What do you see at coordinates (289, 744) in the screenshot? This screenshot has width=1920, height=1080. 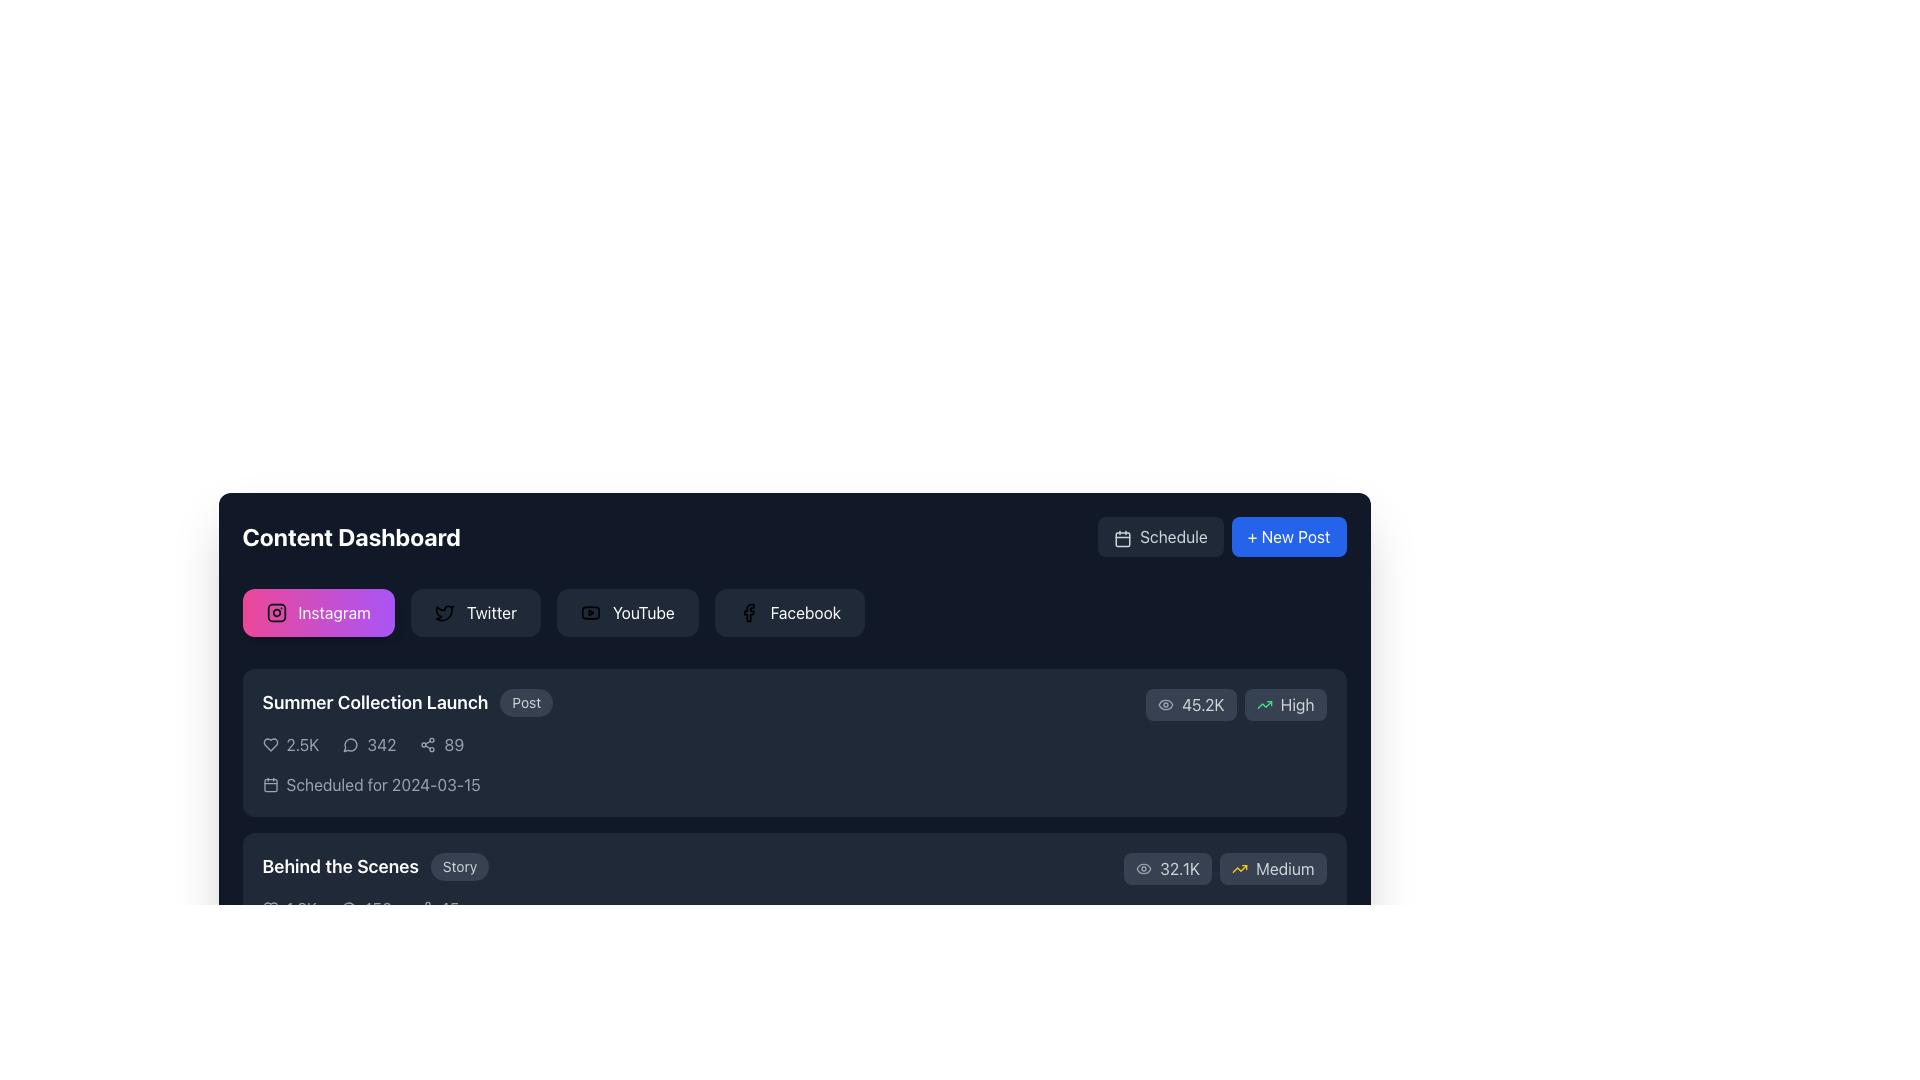 I see `the text '2.5K' styled in gray color with an adjacent heart icon, which is the first component beneath the 'Summer Collection Launch' post` at bounding box center [289, 744].